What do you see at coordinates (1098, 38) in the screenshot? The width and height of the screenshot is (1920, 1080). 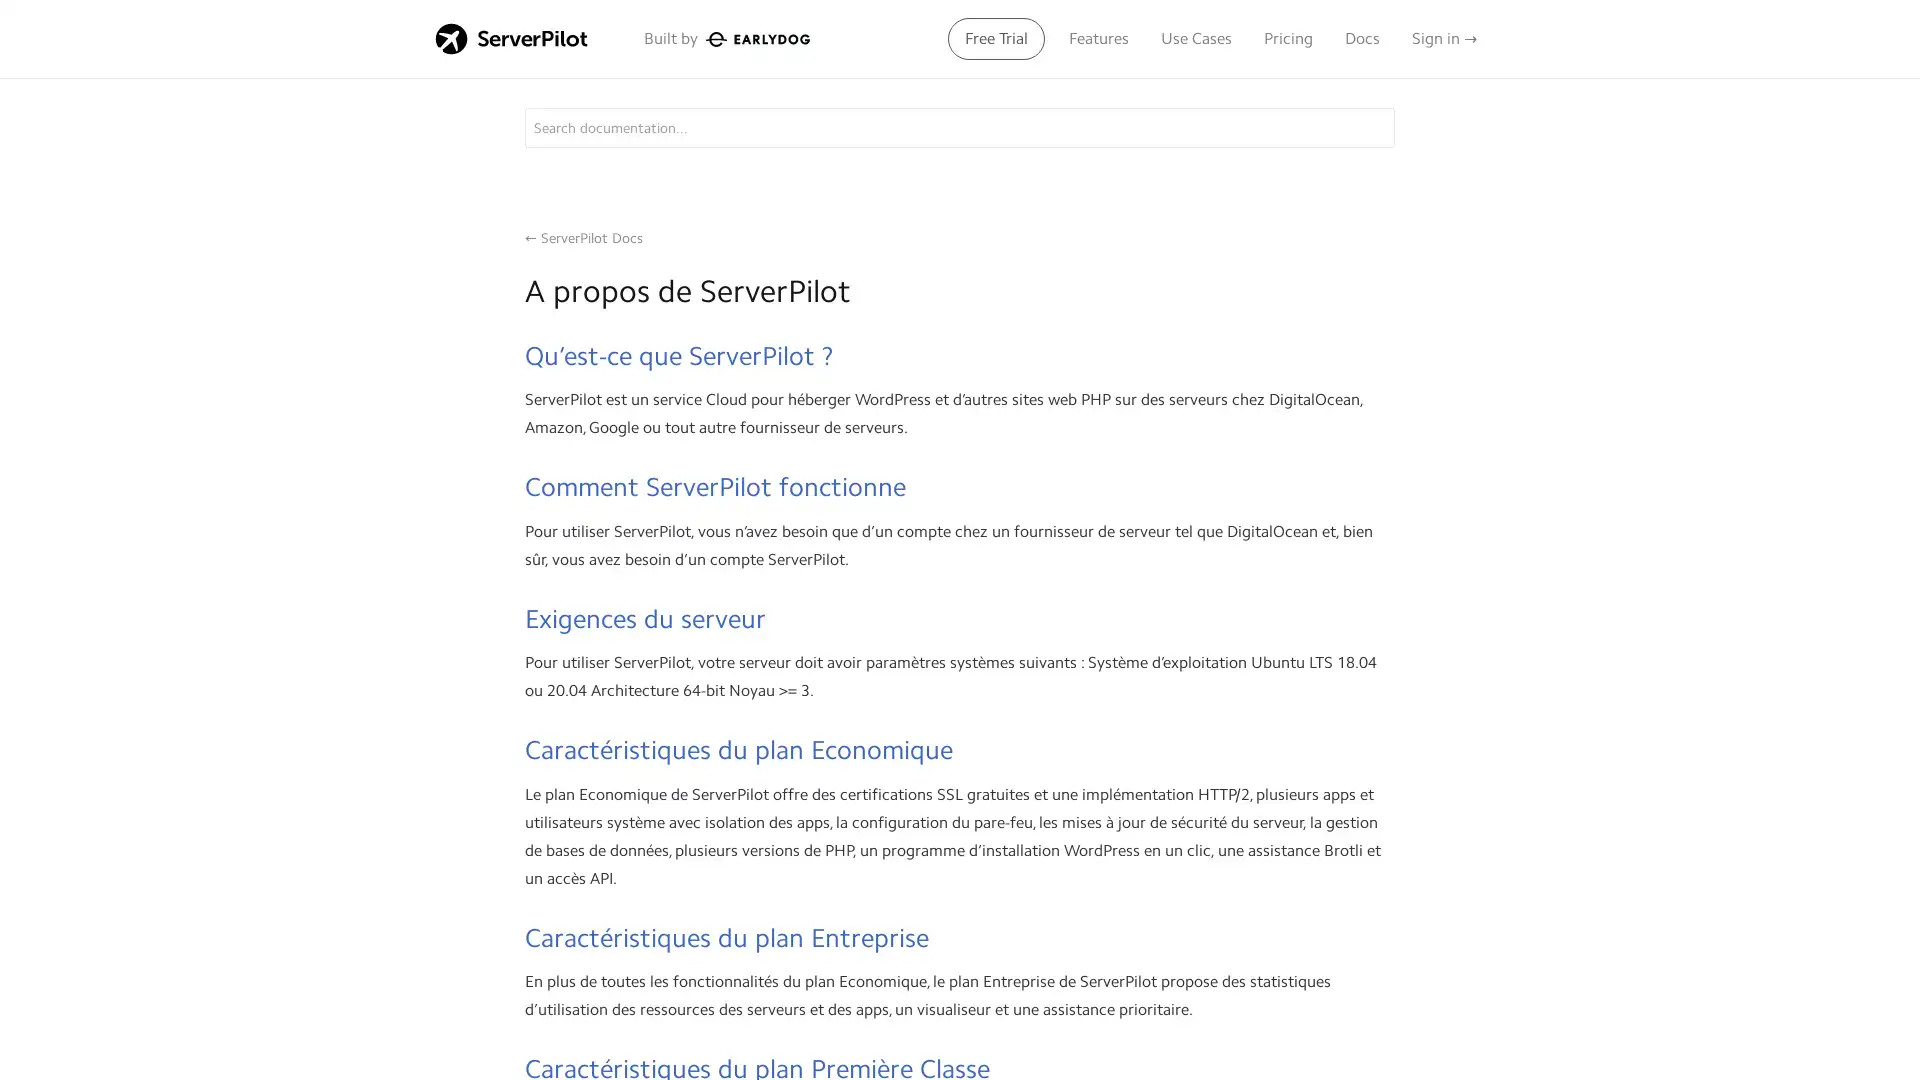 I see `Features` at bounding box center [1098, 38].